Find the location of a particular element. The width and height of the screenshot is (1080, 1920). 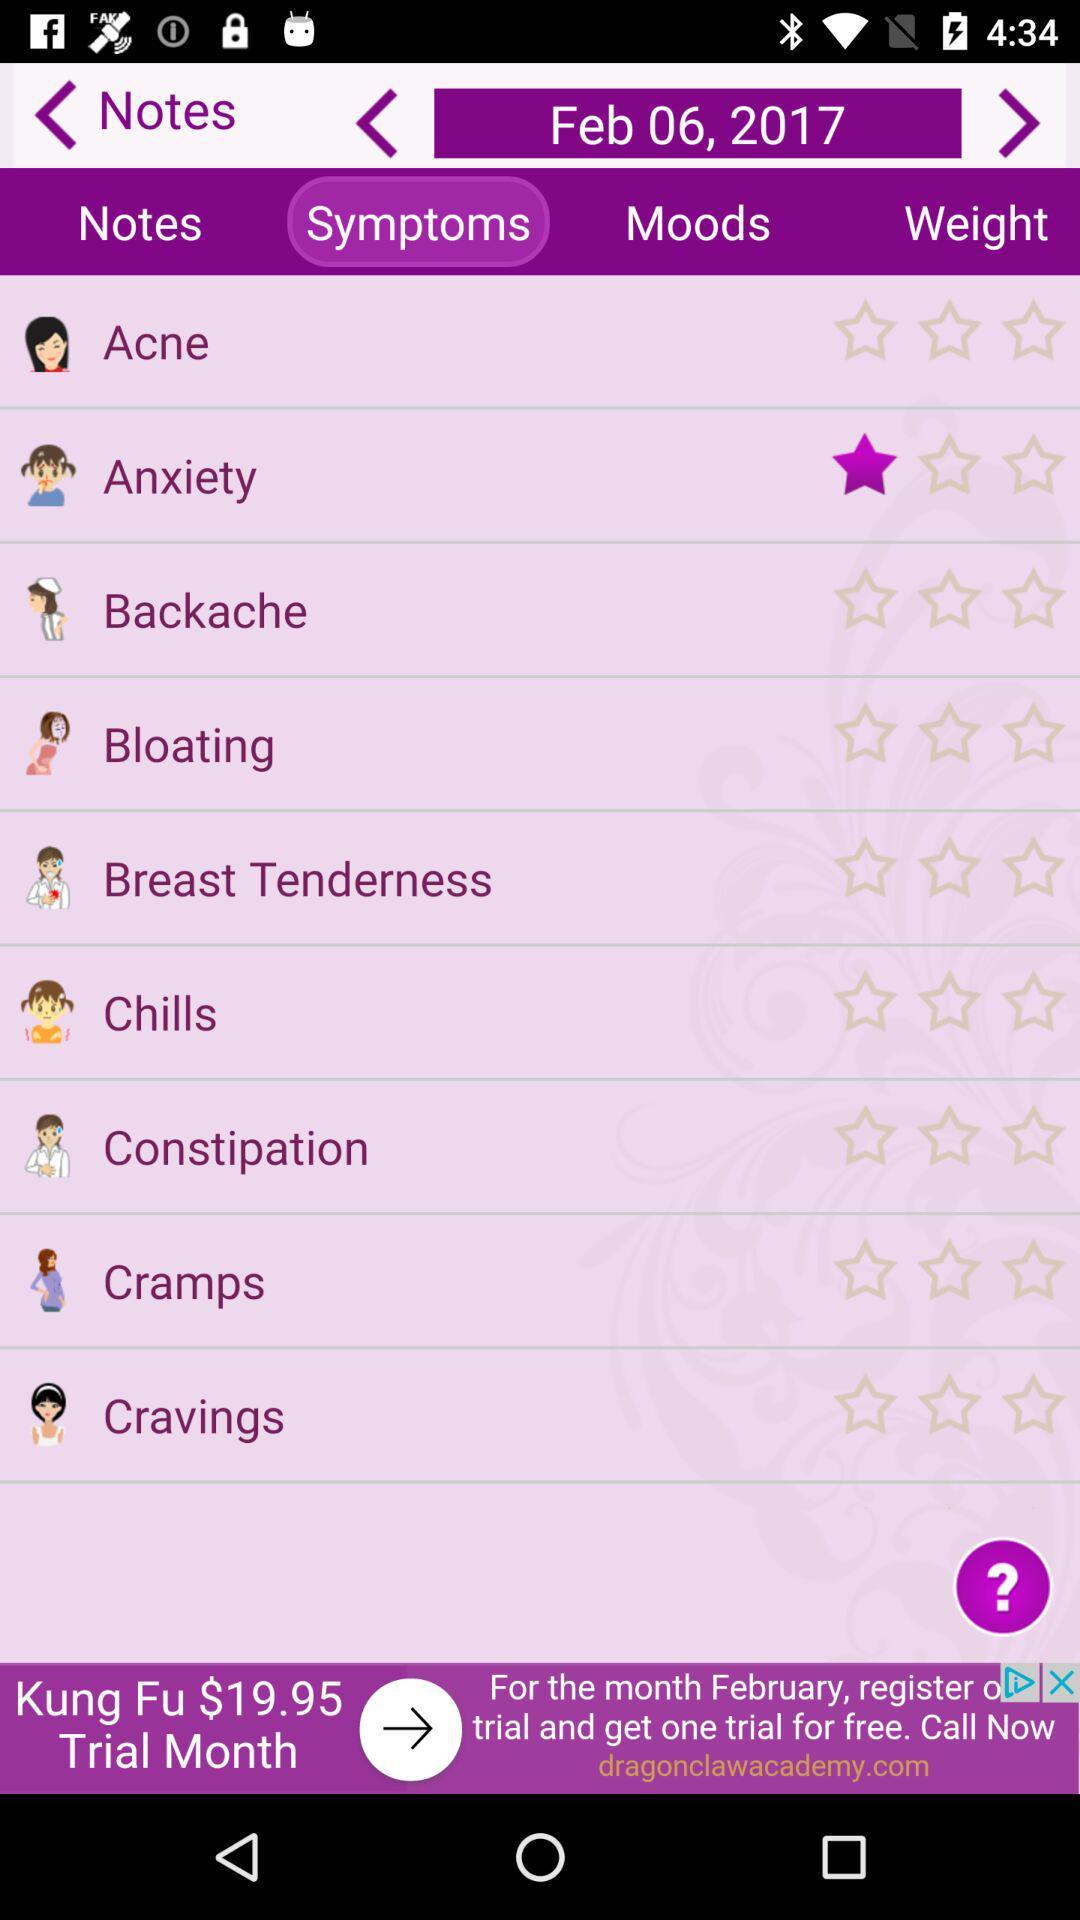

an option is located at coordinates (947, 340).